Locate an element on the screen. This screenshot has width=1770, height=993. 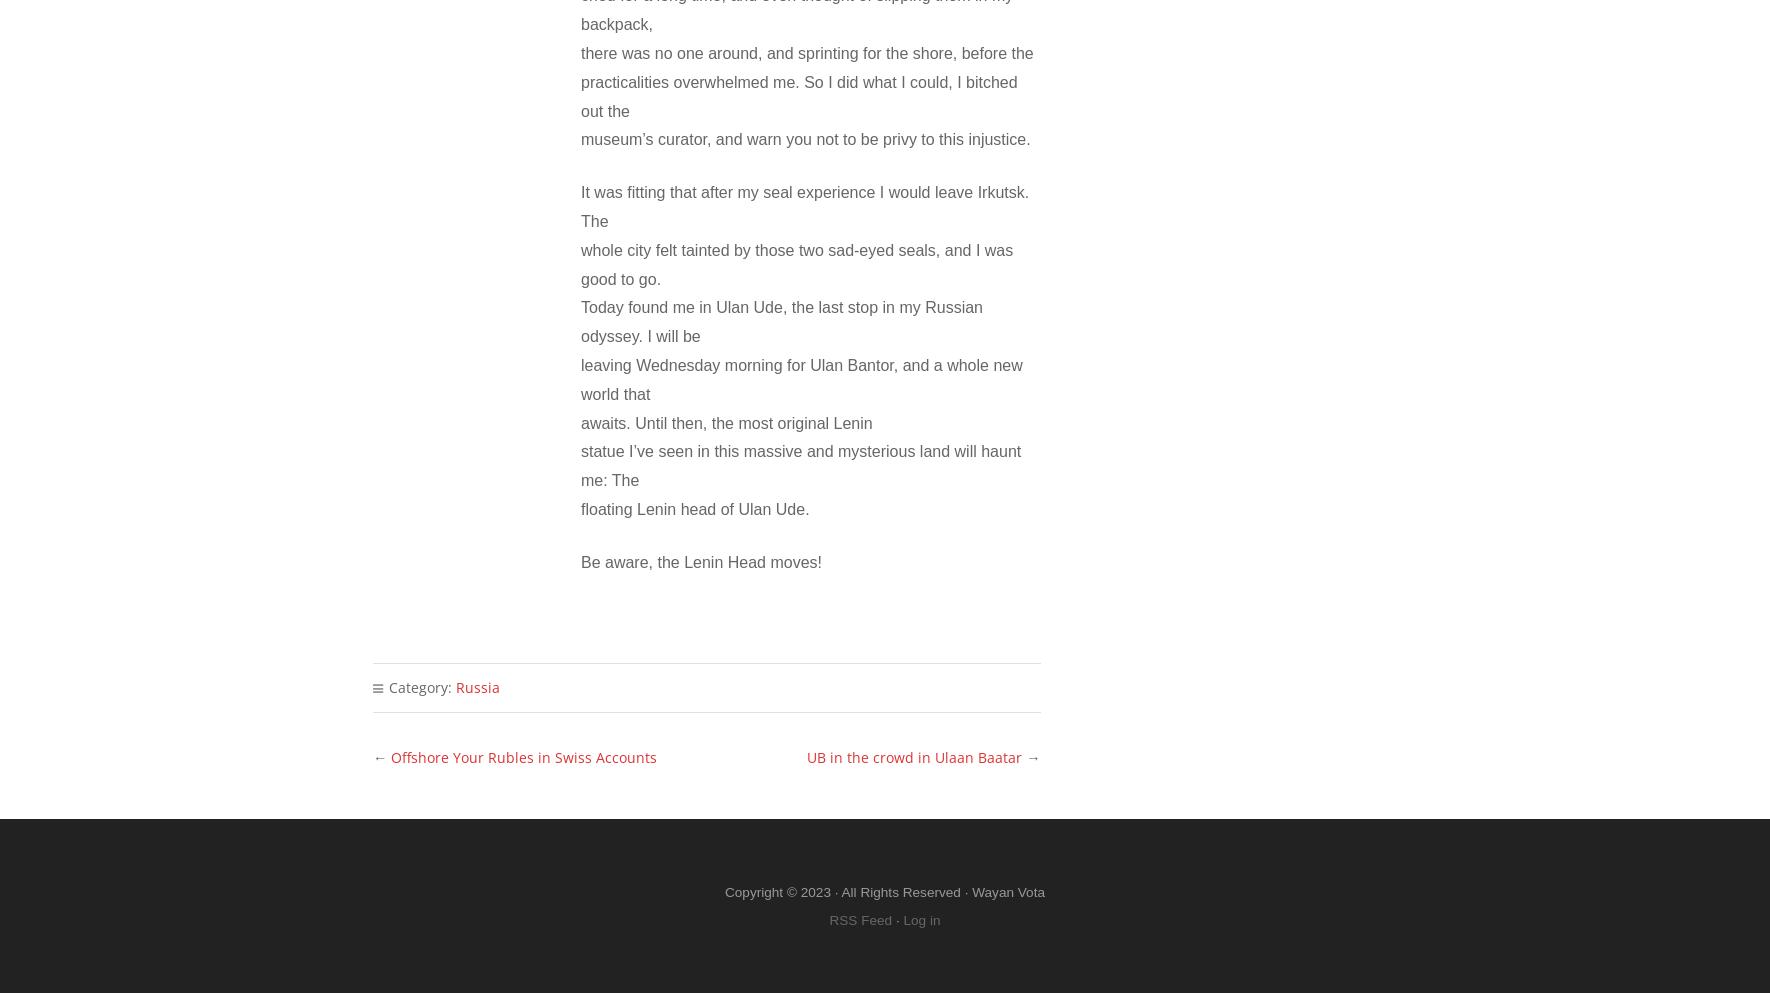
'statue I’ve seen in this massive and mysterious land will haunt me: The' is located at coordinates (800, 465).